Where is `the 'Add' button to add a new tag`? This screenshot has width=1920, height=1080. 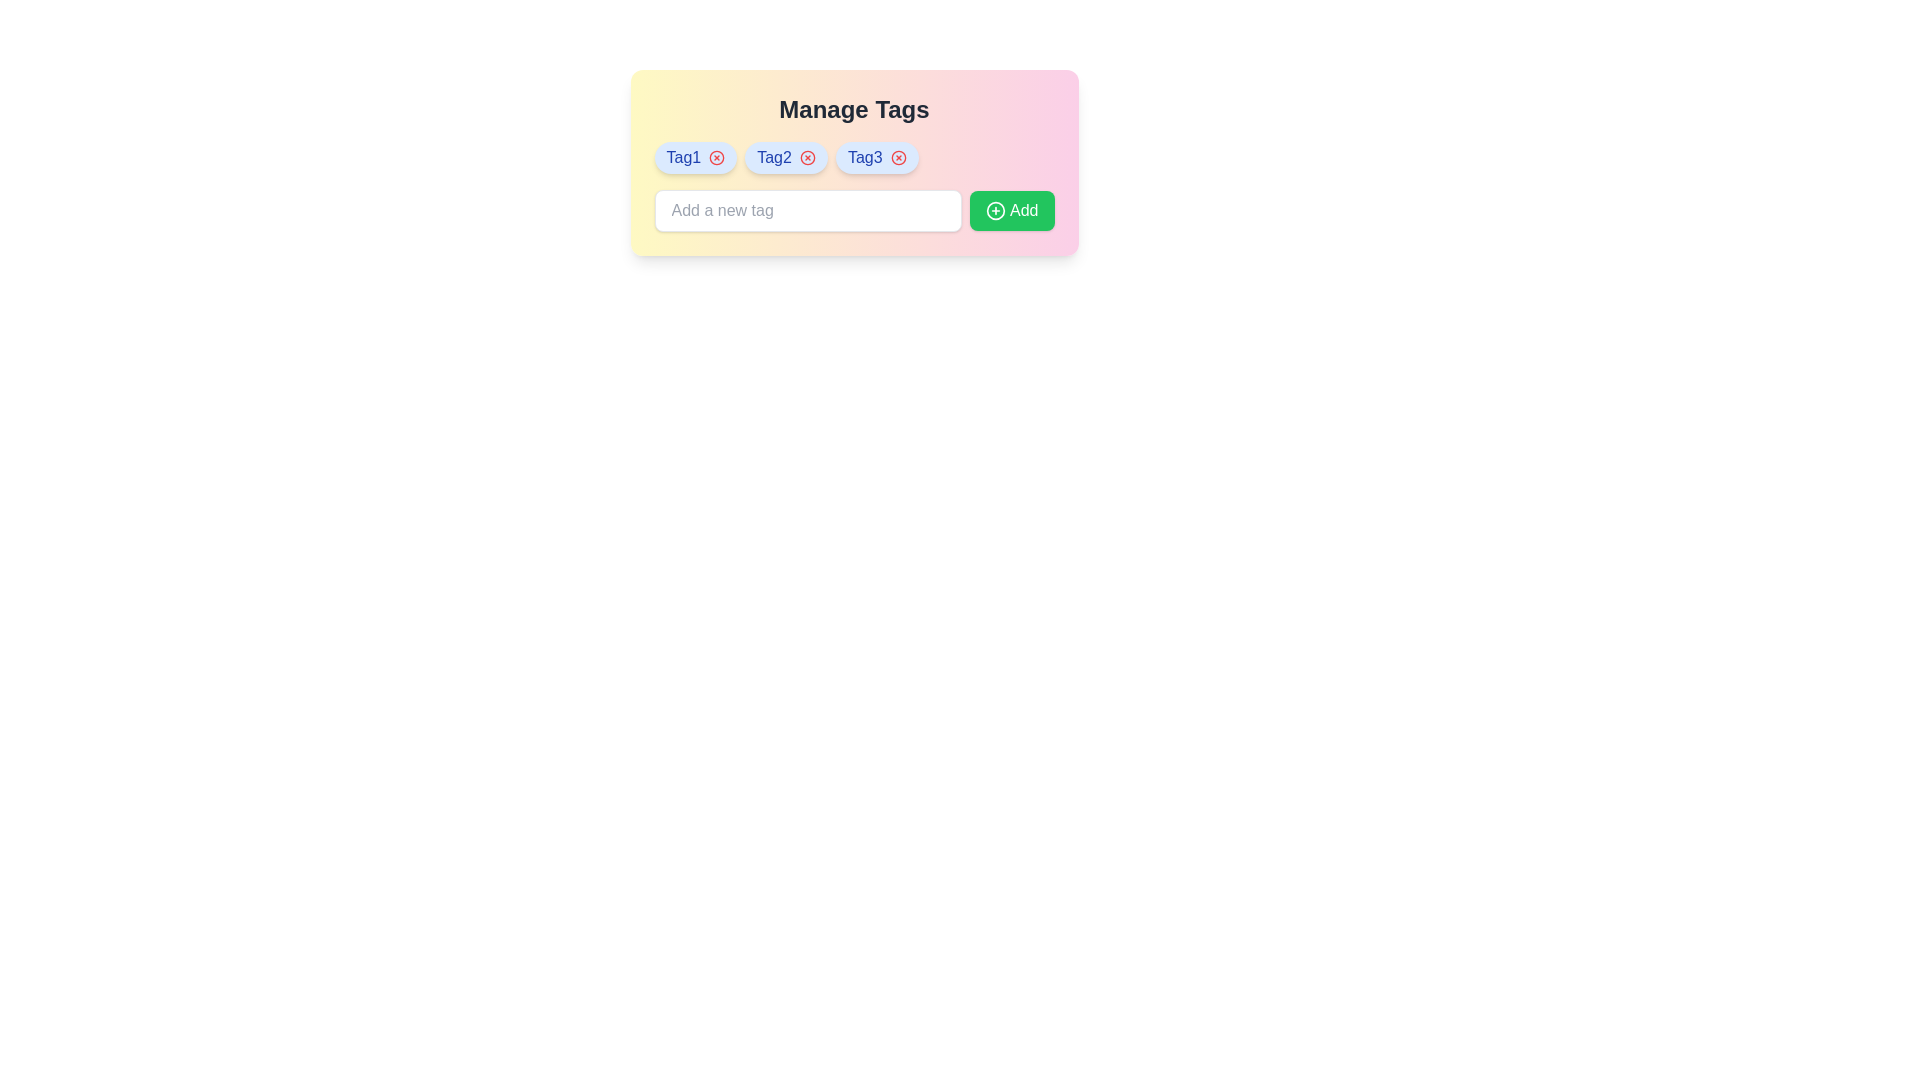 the 'Add' button to add a new tag is located at coordinates (1012, 211).